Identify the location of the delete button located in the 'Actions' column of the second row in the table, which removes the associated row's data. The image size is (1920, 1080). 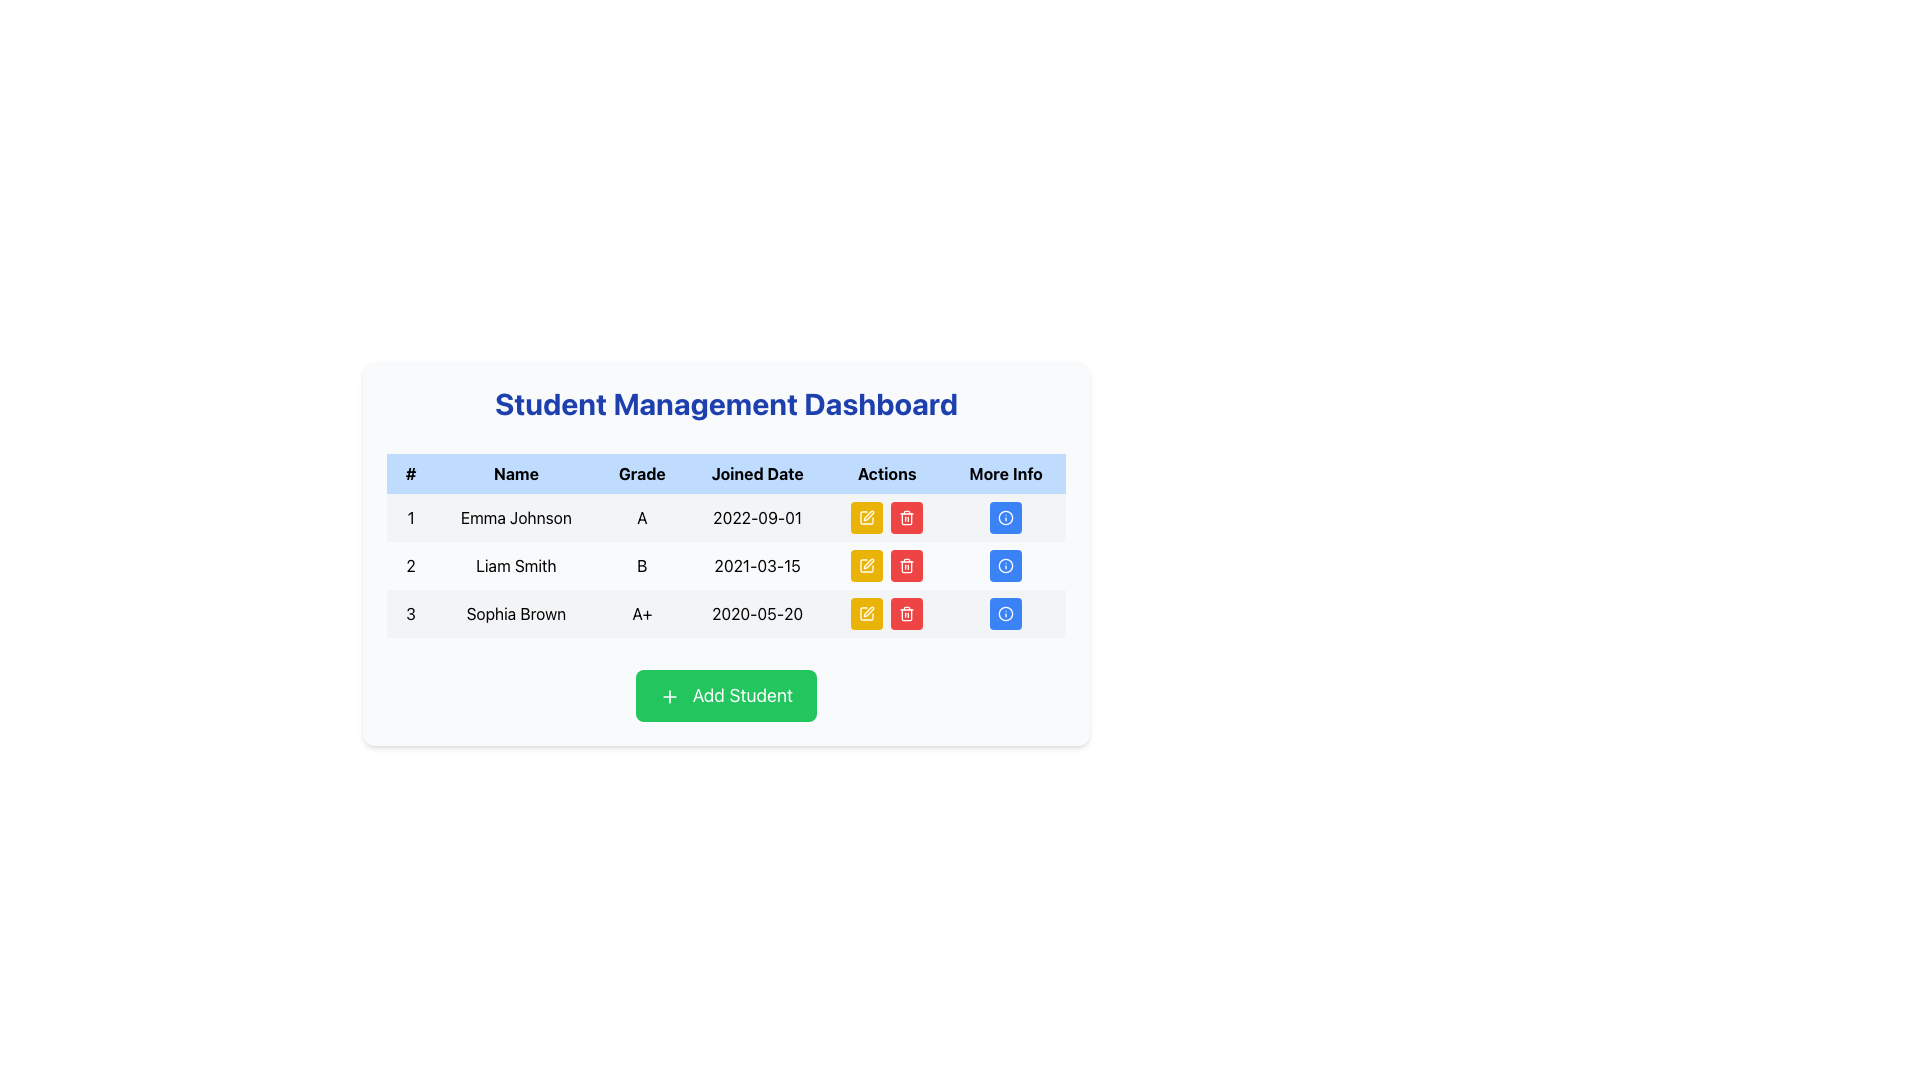
(906, 566).